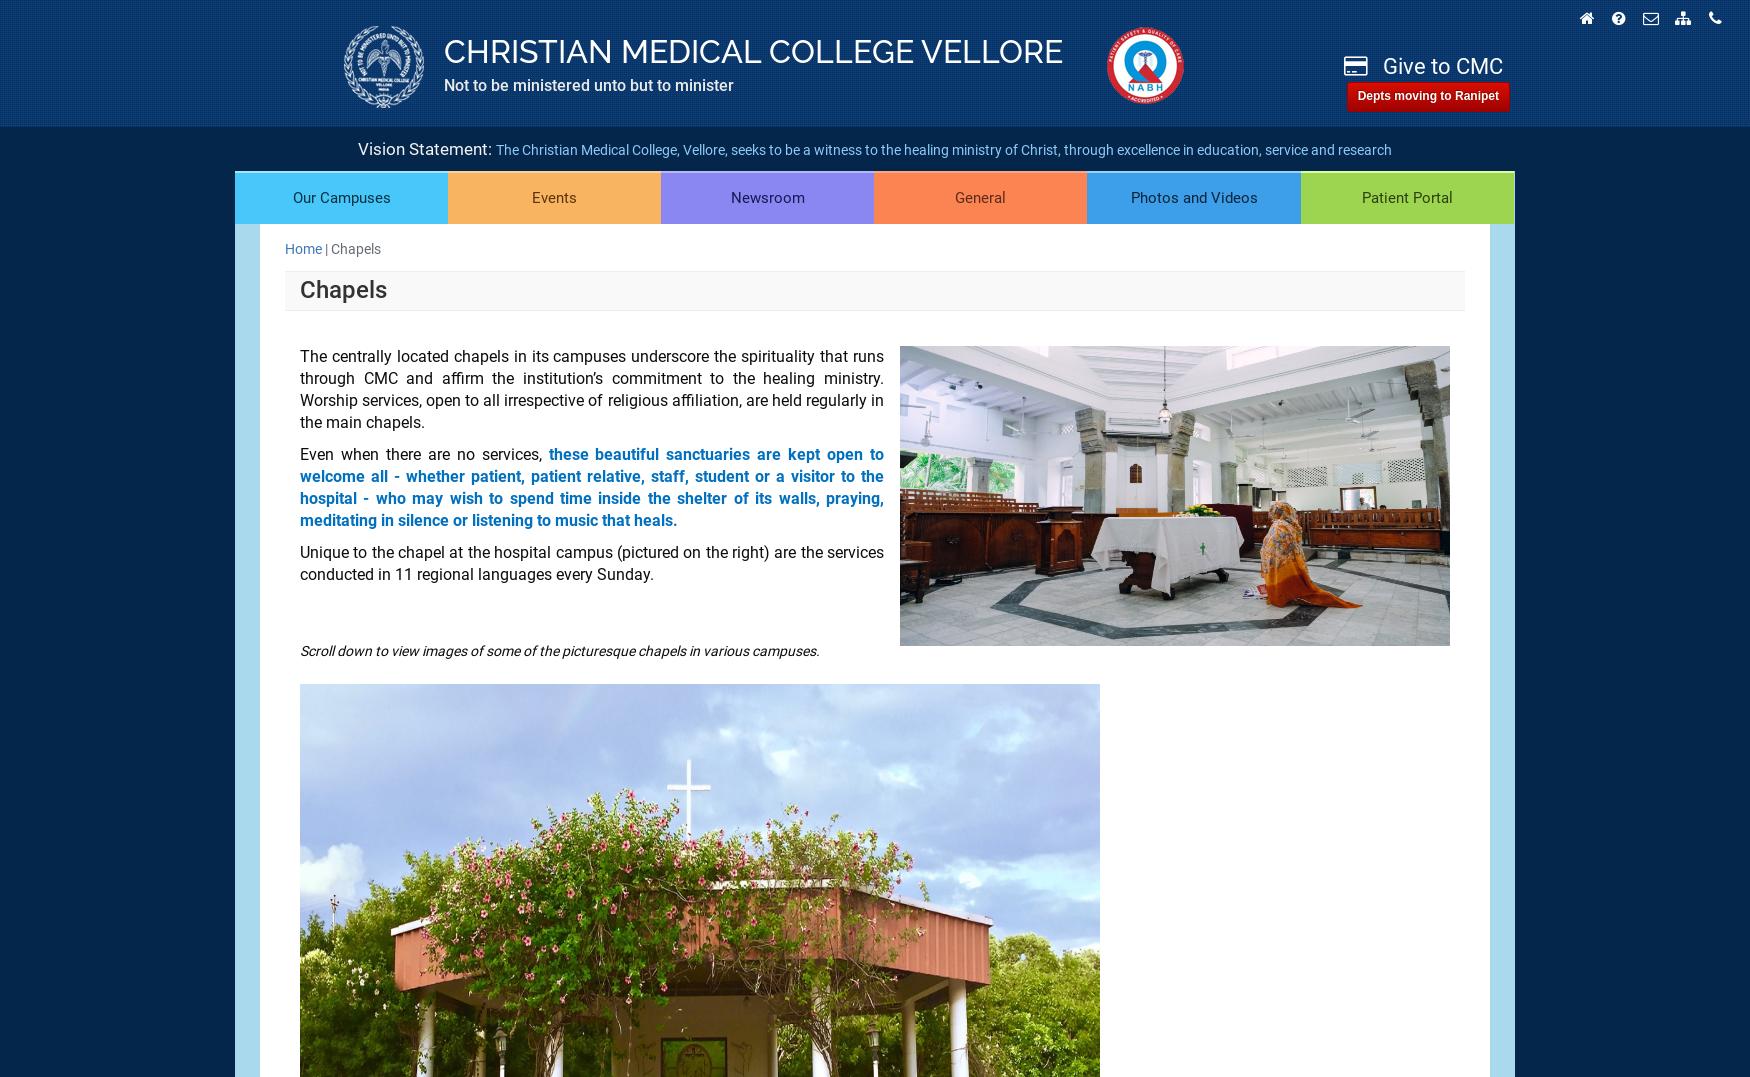  Describe the element at coordinates (1426, 94) in the screenshot. I see `'Depts moving to Ranipet'` at that location.